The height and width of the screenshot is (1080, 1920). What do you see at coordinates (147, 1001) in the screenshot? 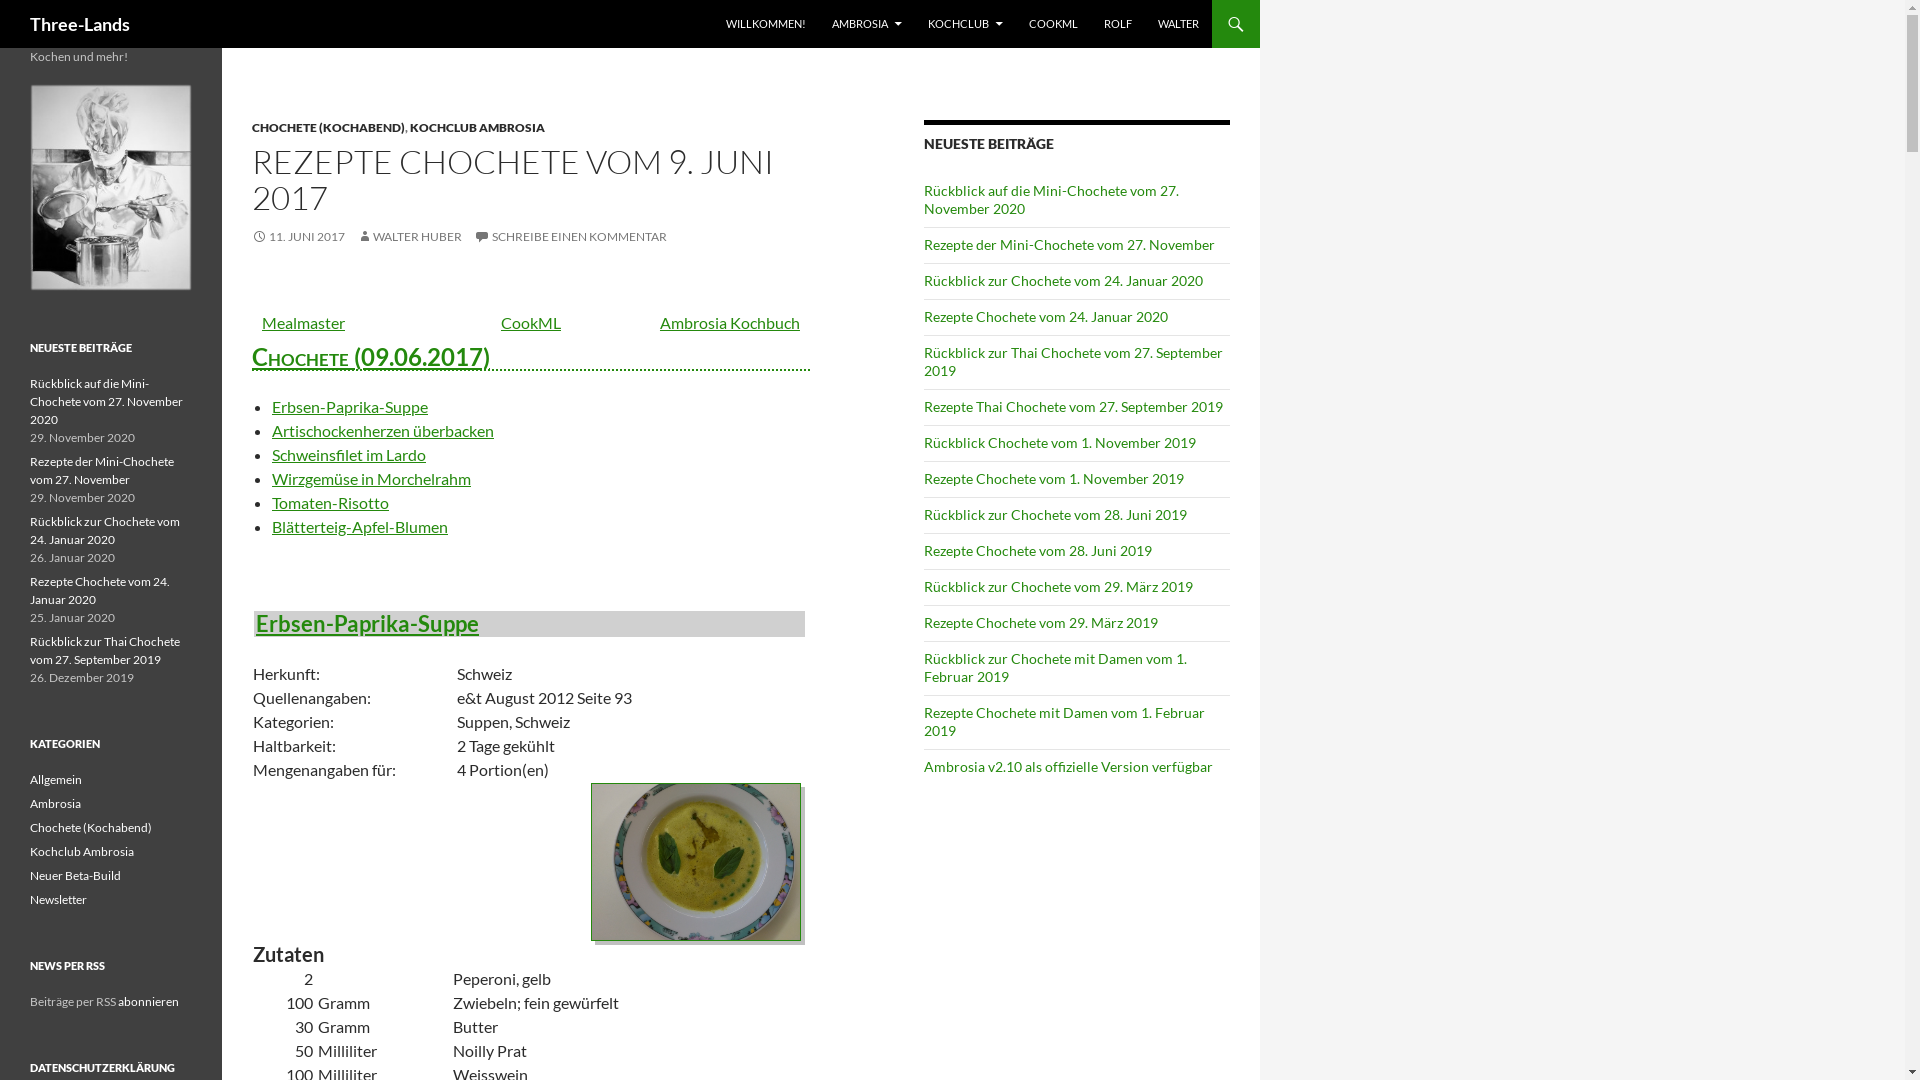
I see `'abonnieren'` at bounding box center [147, 1001].